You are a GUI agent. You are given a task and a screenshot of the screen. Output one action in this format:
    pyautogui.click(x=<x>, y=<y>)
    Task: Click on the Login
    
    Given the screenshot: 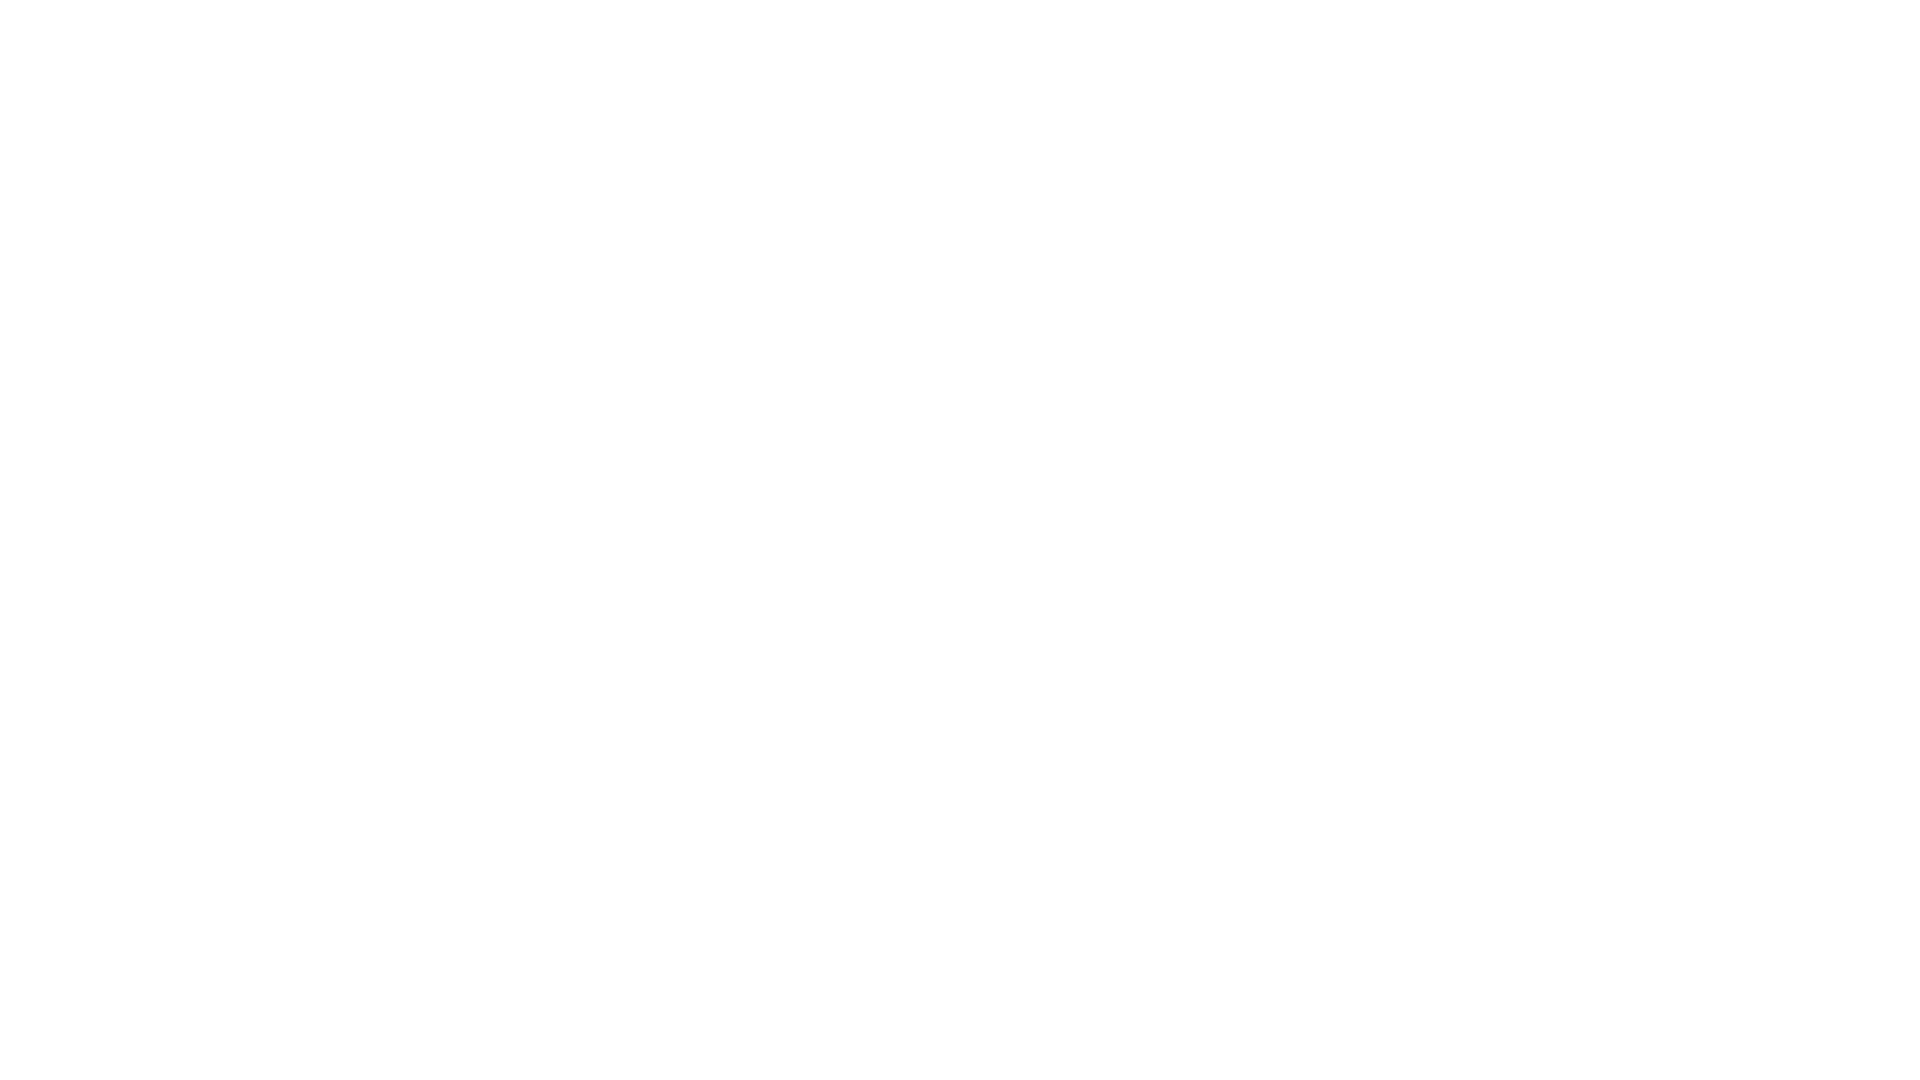 What is the action you would take?
    pyautogui.click(x=960, y=692)
    